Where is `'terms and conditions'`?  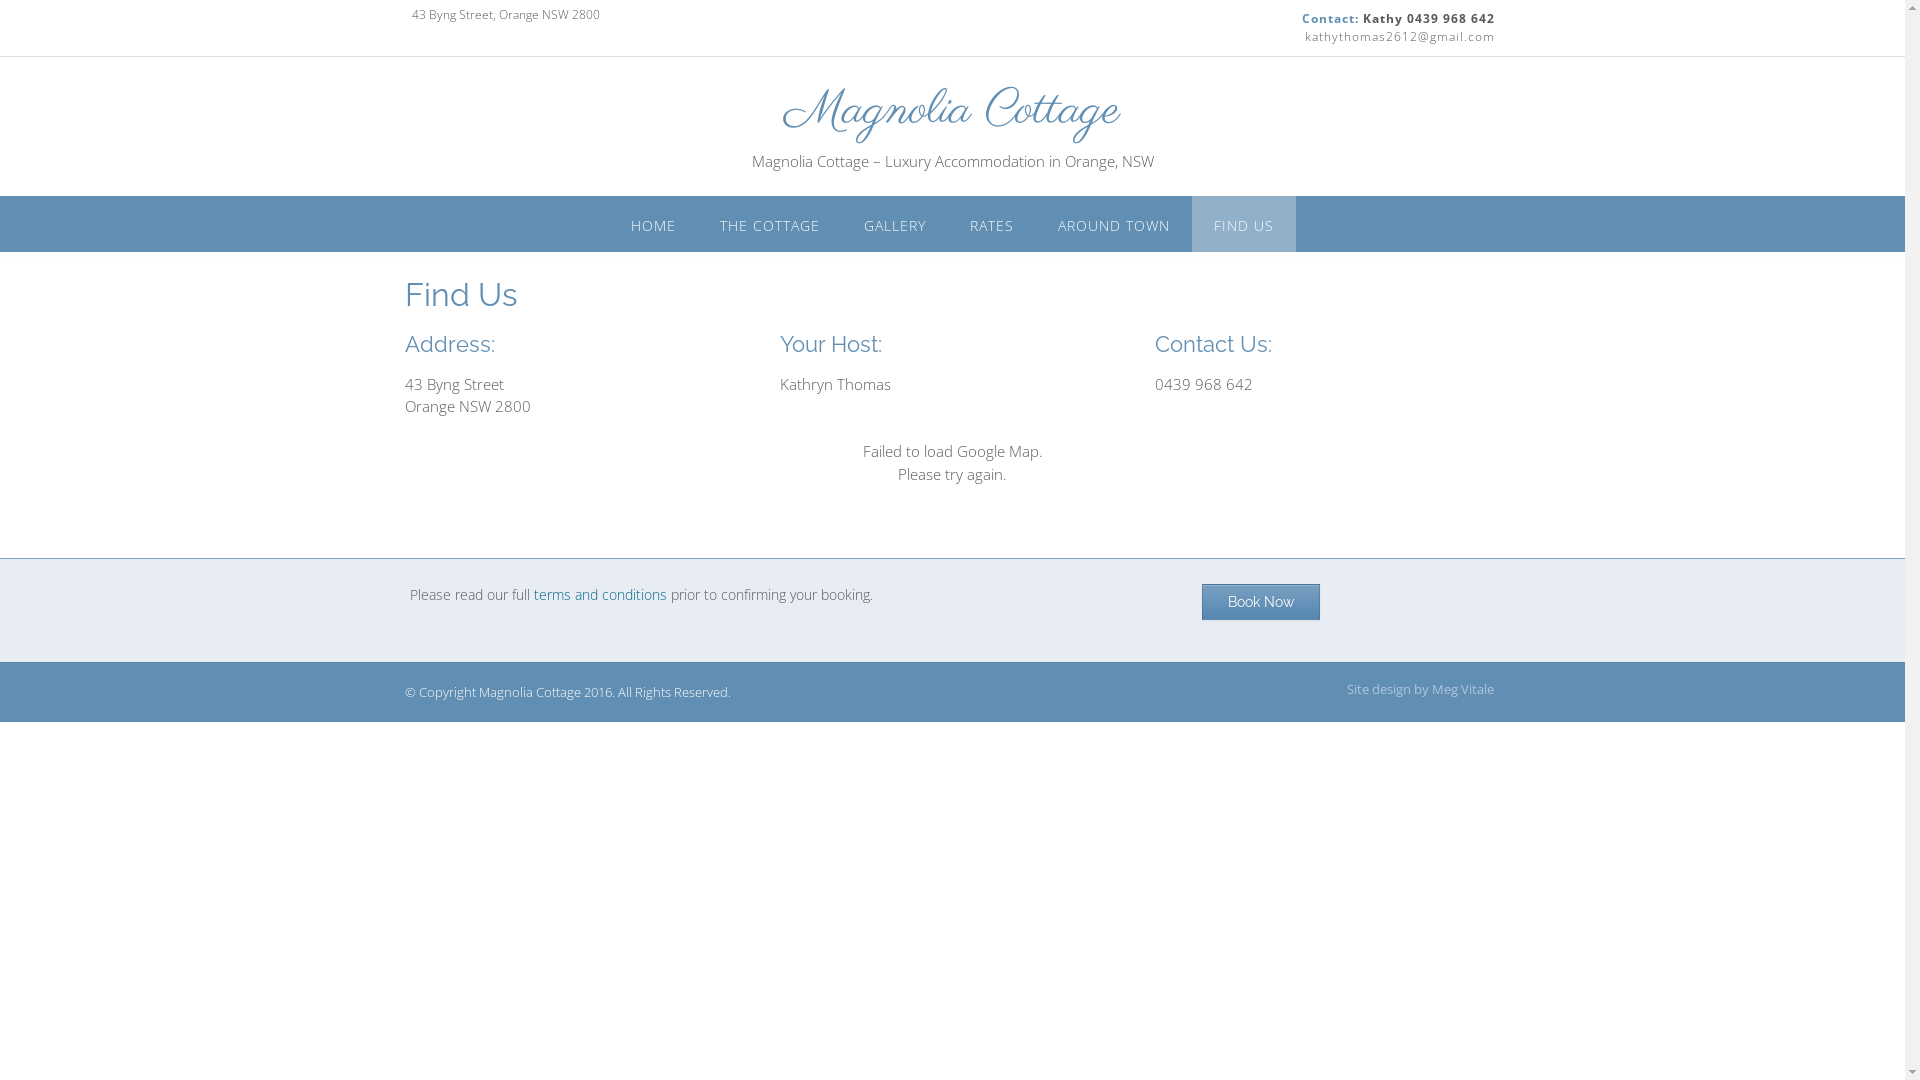
'terms and conditions' is located at coordinates (599, 593).